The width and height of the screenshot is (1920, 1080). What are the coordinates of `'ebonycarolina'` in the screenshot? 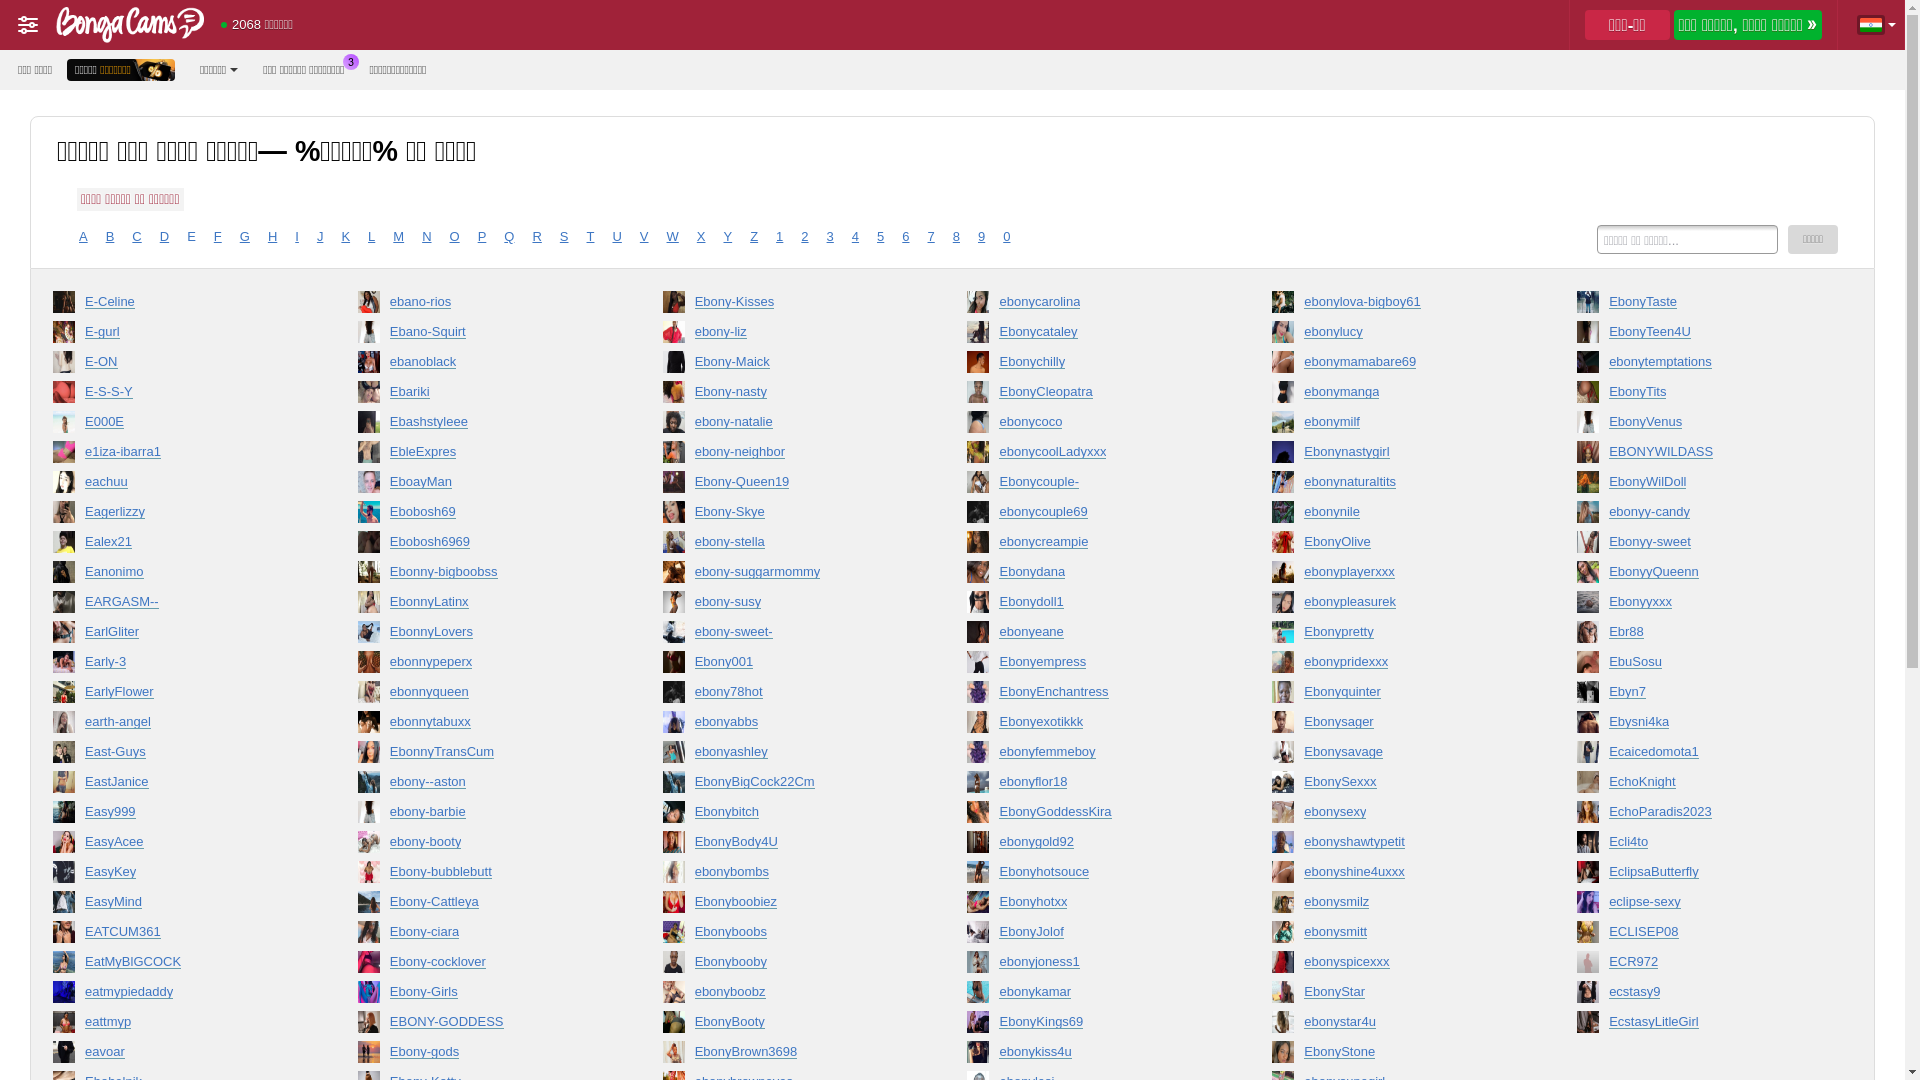 It's located at (1089, 305).